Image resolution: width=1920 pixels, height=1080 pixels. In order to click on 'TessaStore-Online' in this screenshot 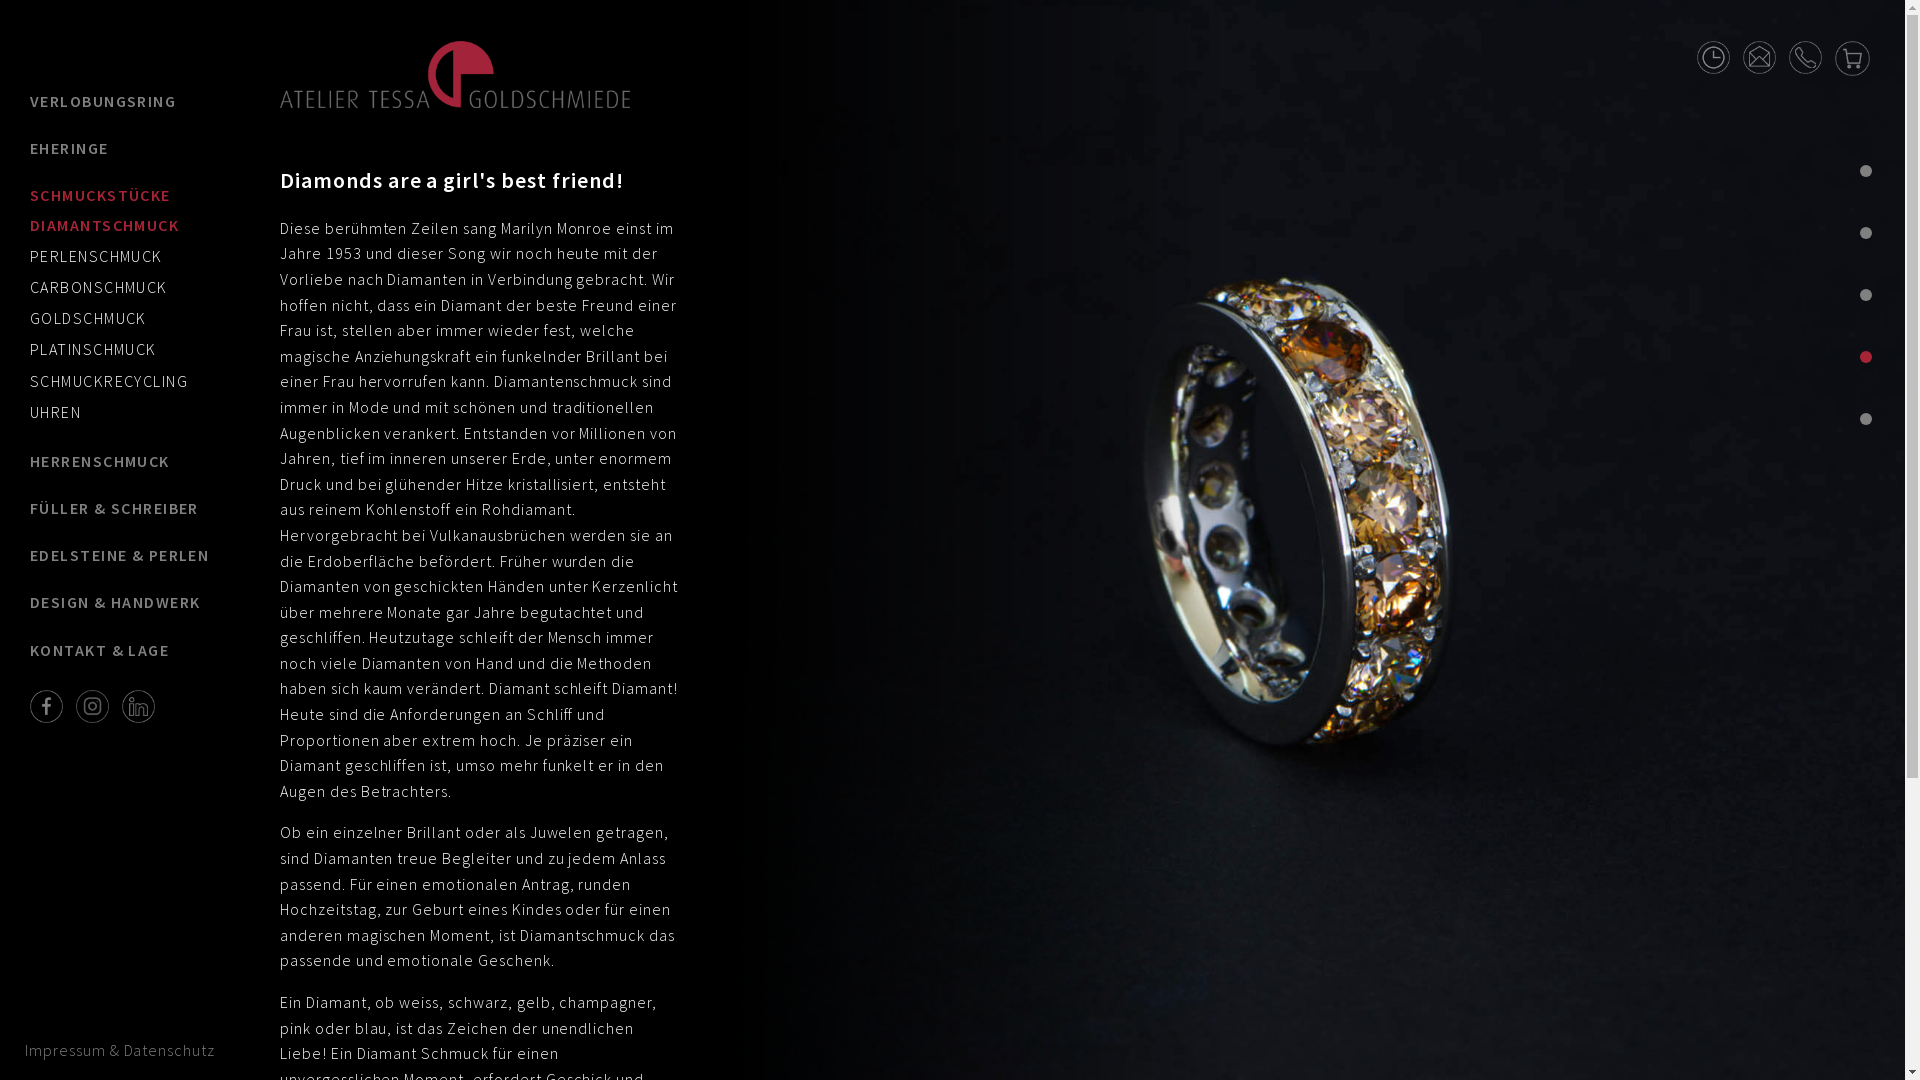, I will do `click(1851, 55)`.